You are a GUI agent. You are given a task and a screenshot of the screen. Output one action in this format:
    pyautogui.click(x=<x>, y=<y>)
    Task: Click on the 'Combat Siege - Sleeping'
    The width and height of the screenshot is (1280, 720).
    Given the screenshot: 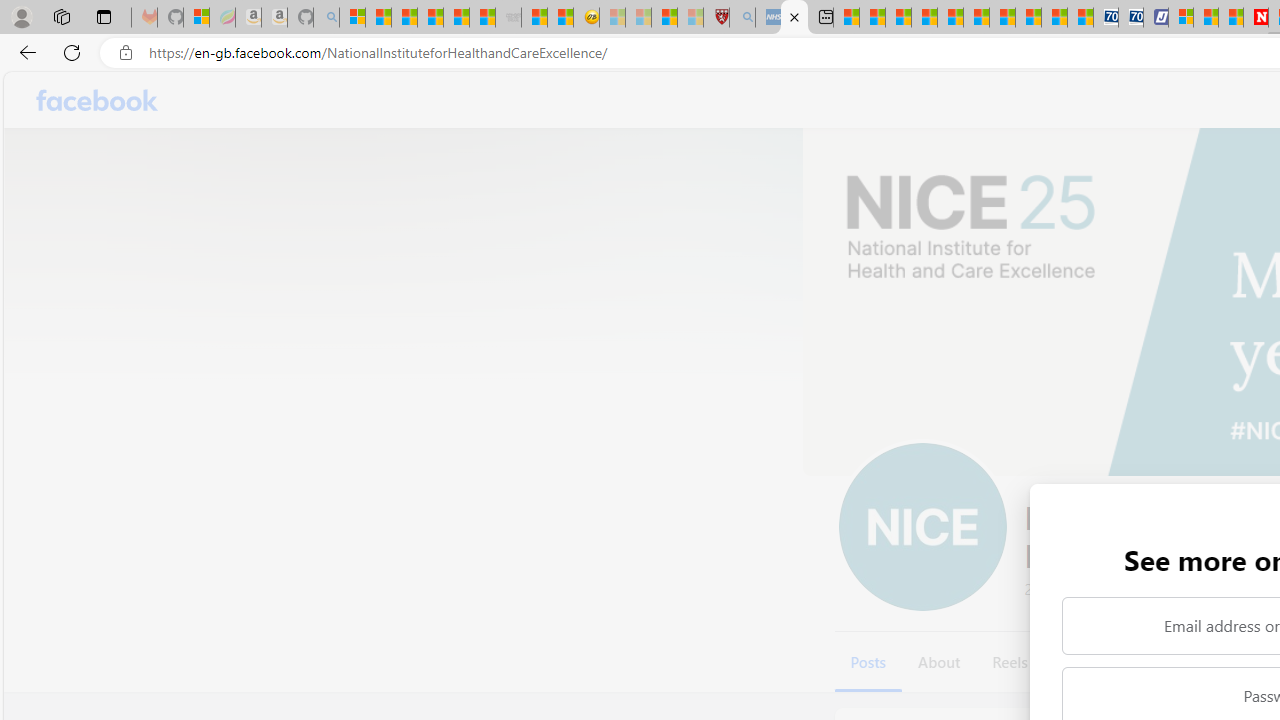 What is the action you would take?
    pyautogui.click(x=508, y=17)
    